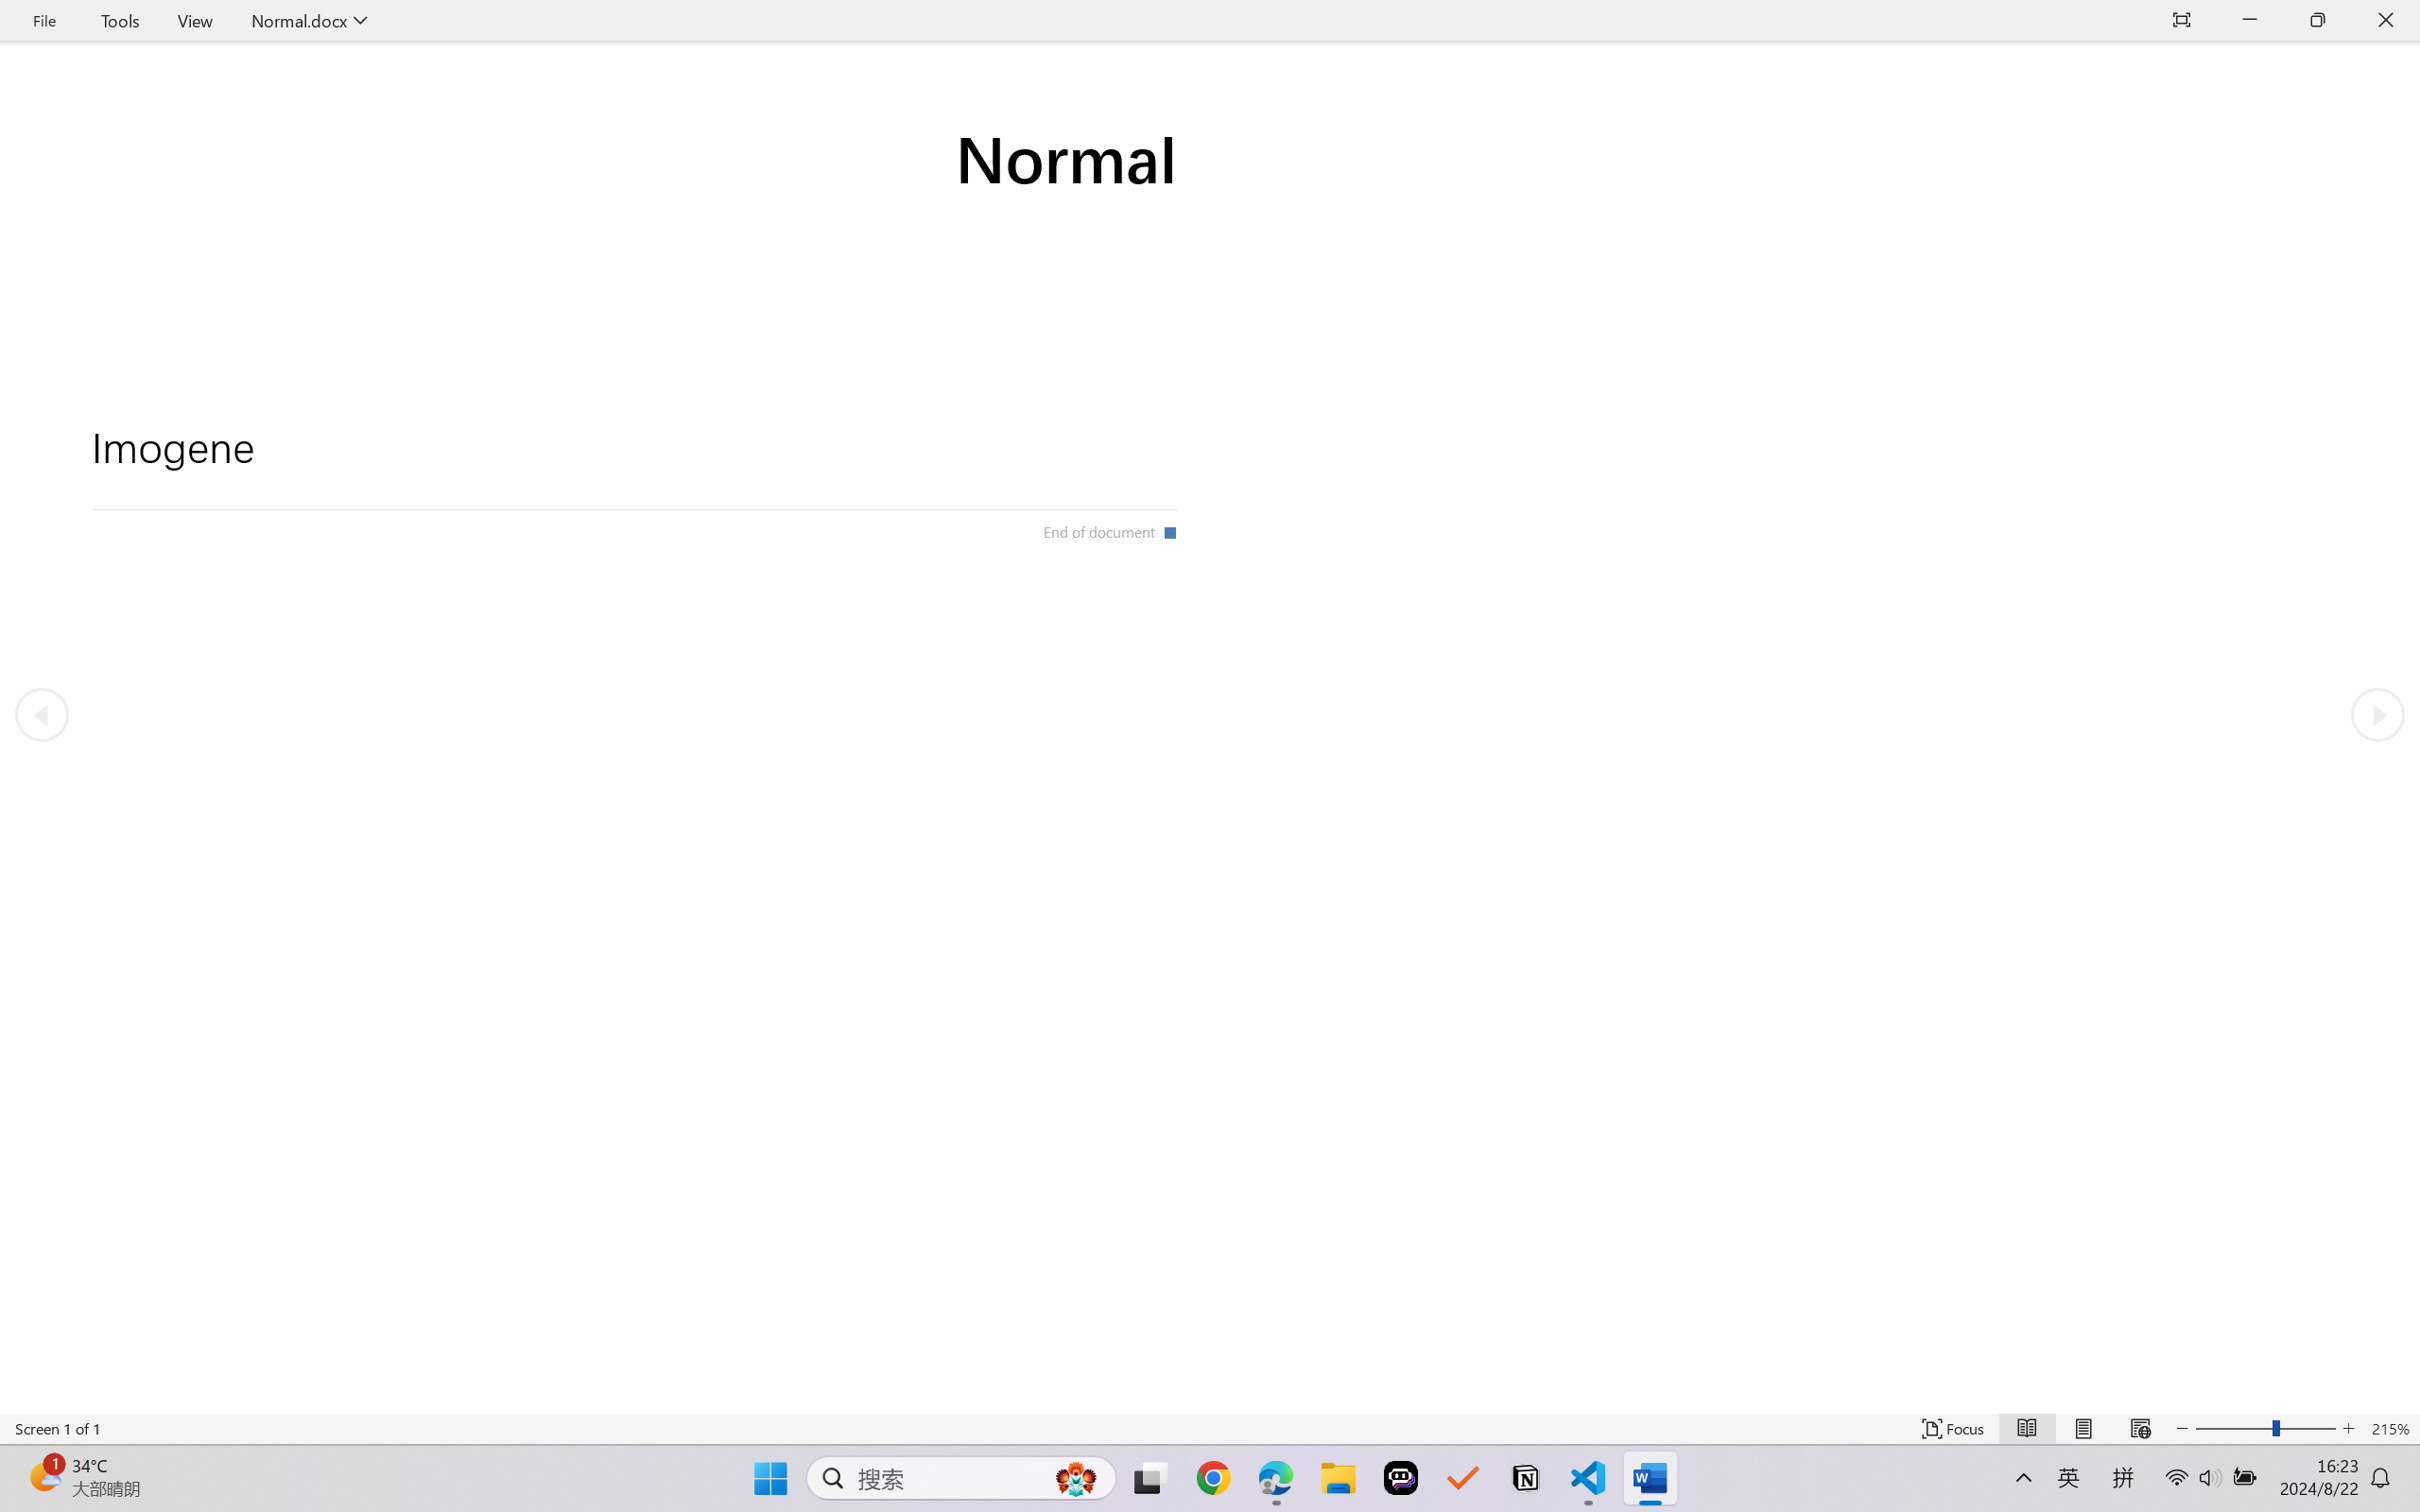 The image size is (2420, 1512). I want to click on 'Increase Text Size', so click(2348, 1428).